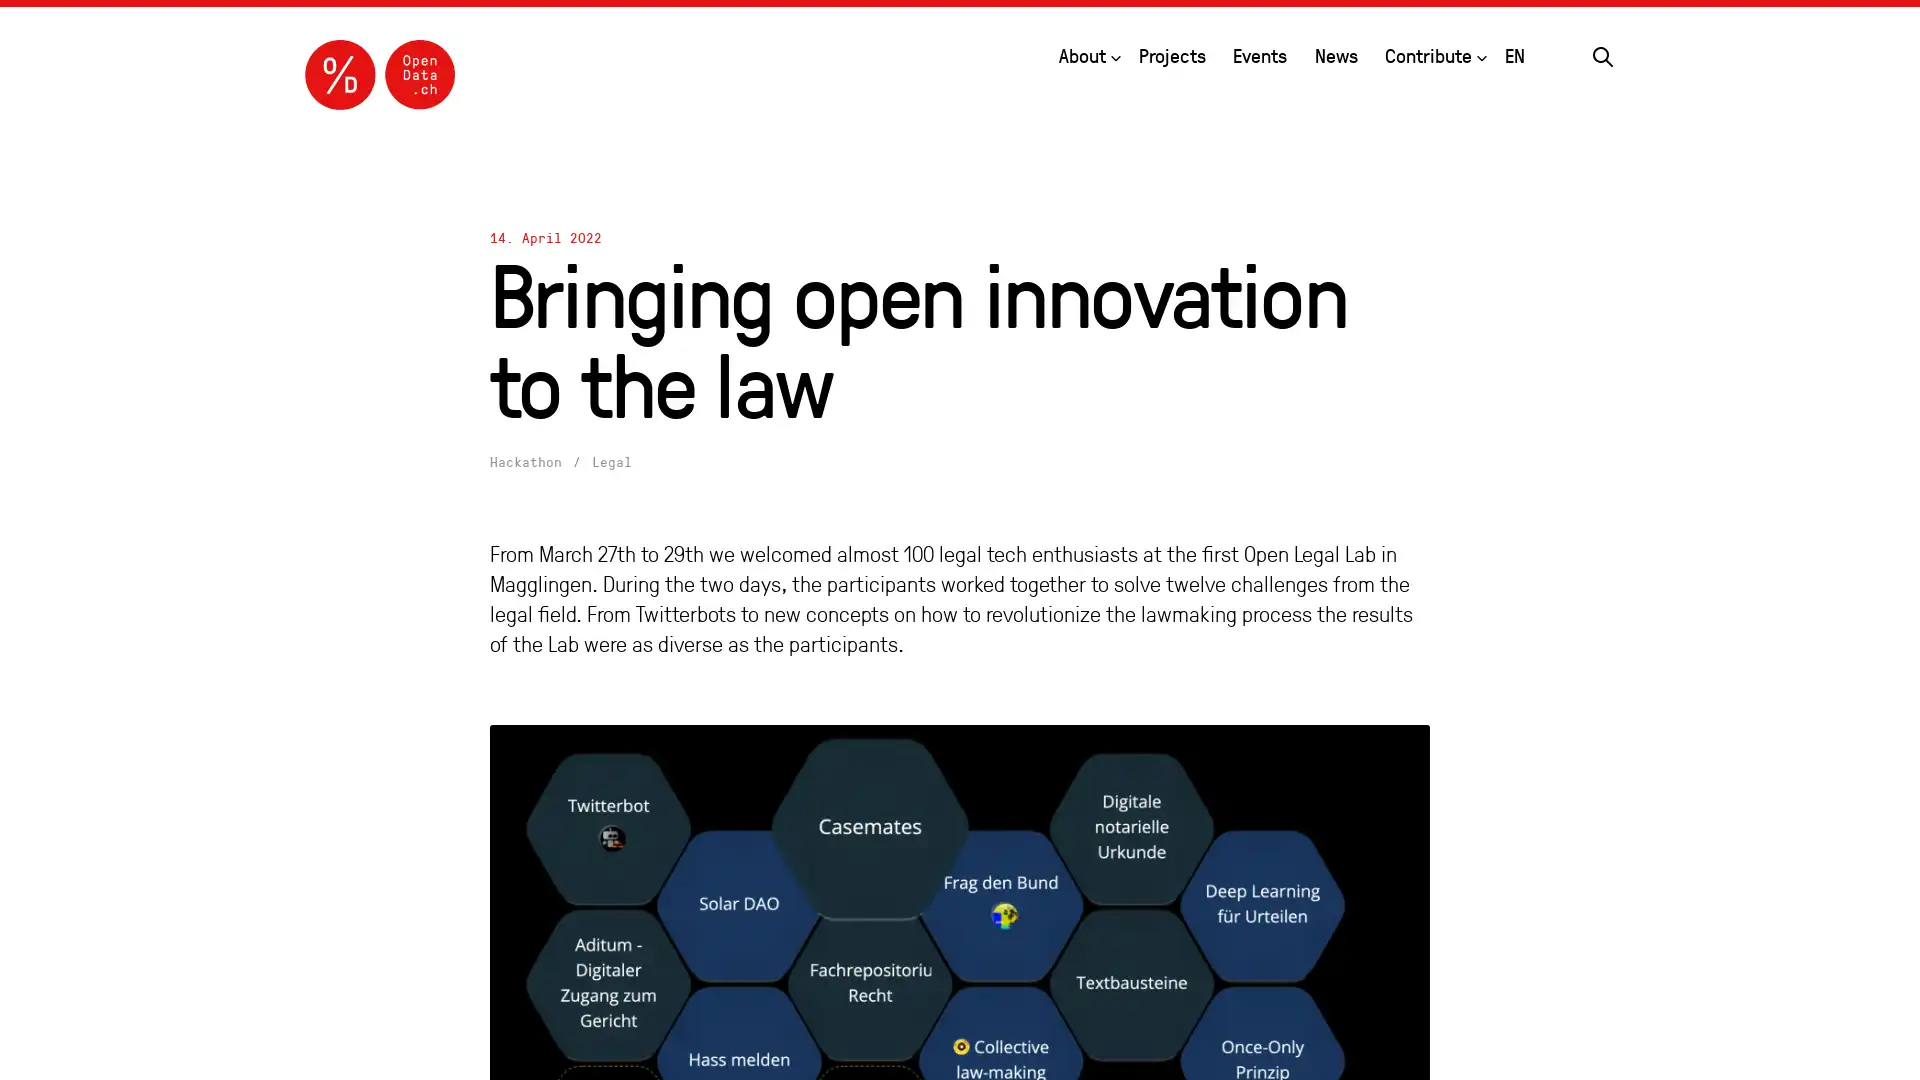 The image size is (1920, 1080). What do you see at coordinates (1482, 53) in the screenshot?
I see `Open` at bounding box center [1482, 53].